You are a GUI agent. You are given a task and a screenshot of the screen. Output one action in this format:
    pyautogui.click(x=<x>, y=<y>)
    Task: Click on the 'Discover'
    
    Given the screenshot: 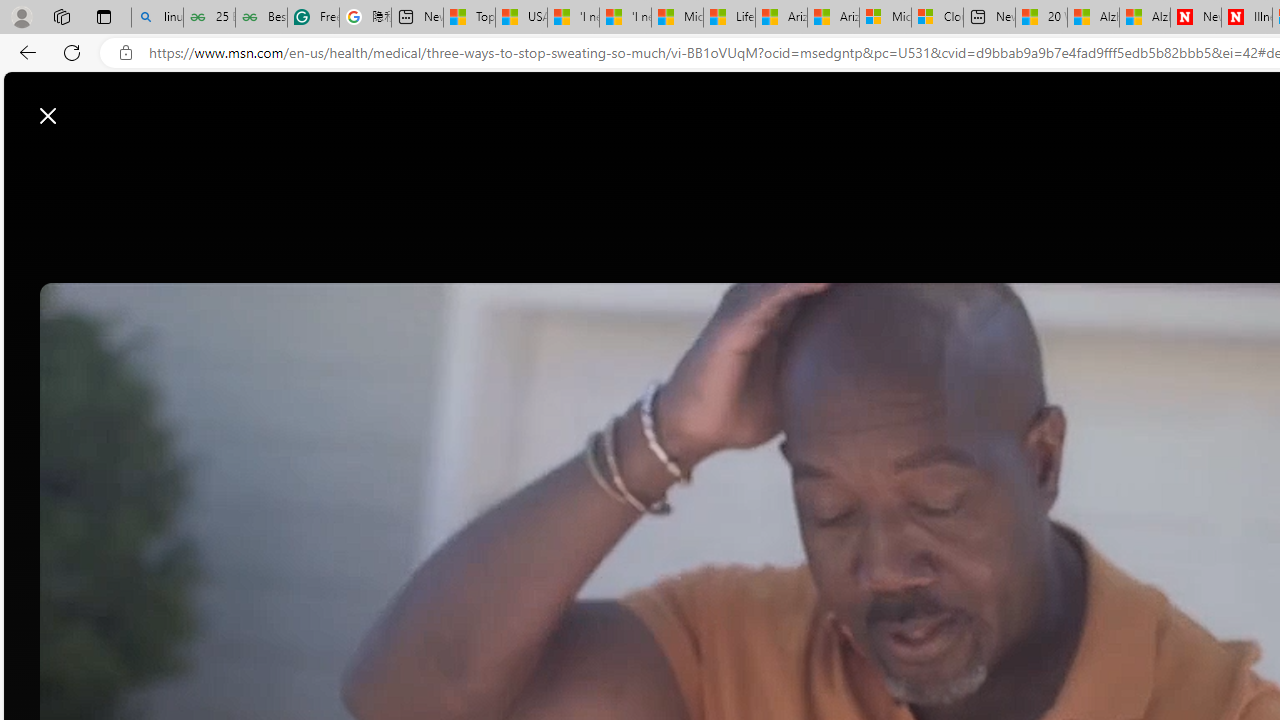 What is the action you would take?
    pyautogui.click(x=375, y=162)
    